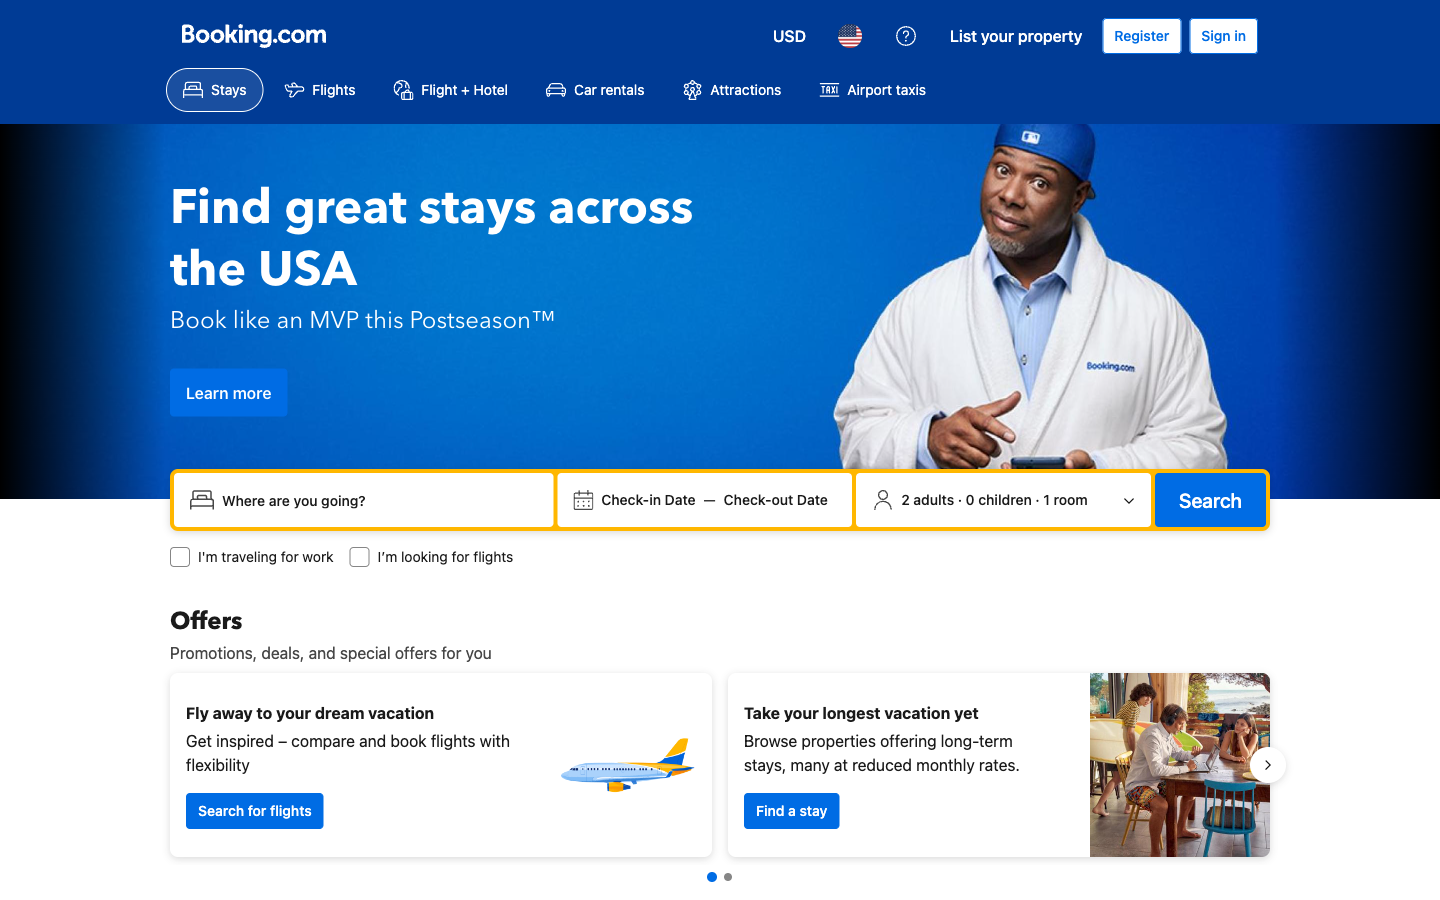  I want to click on the count of people residing in the room, so click(1002, 499).